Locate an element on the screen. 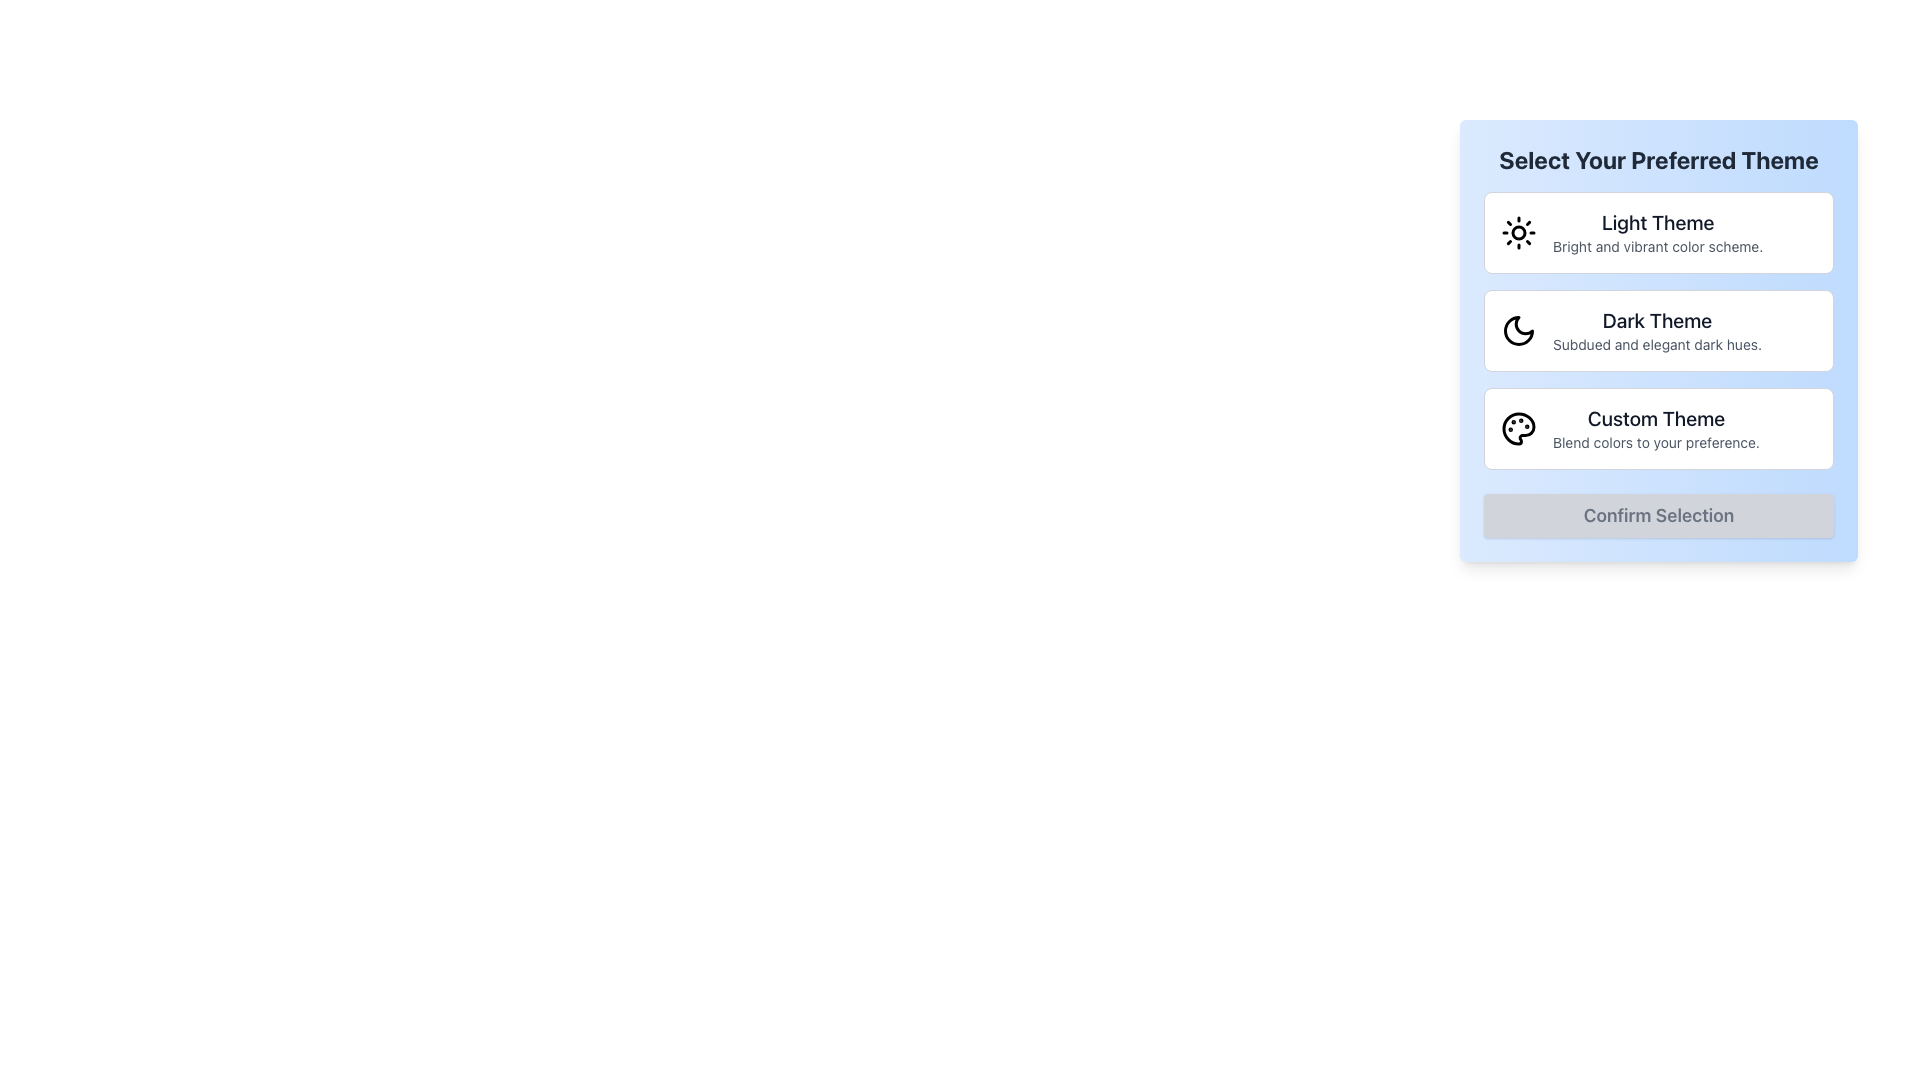 This screenshot has height=1080, width=1920. the theme selection row within the styled card group that has a gradient background and a disabled confirmation button is located at coordinates (1659, 339).